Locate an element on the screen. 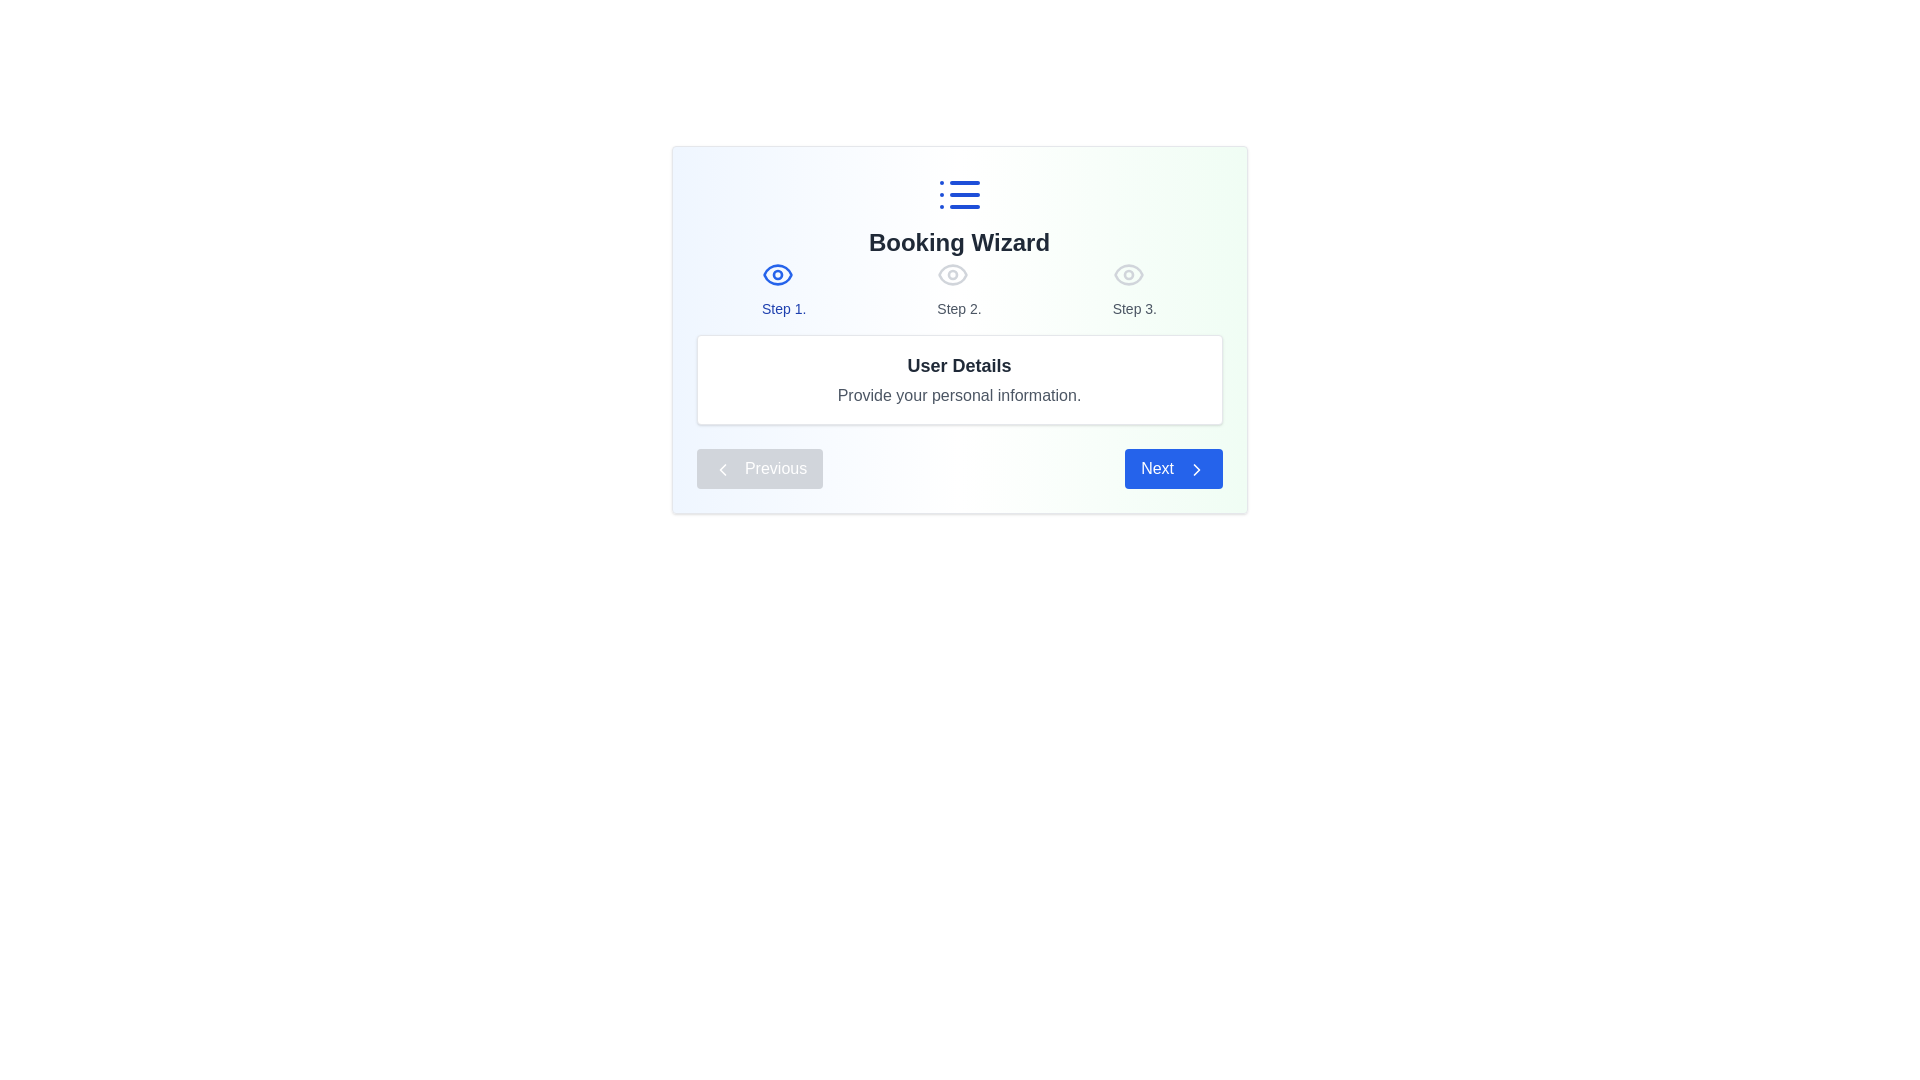 Image resolution: width=1920 pixels, height=1080 pixels. the previous step navigation button located at the lower-left corner of the navigation control area is located at coordinates (758, 469).